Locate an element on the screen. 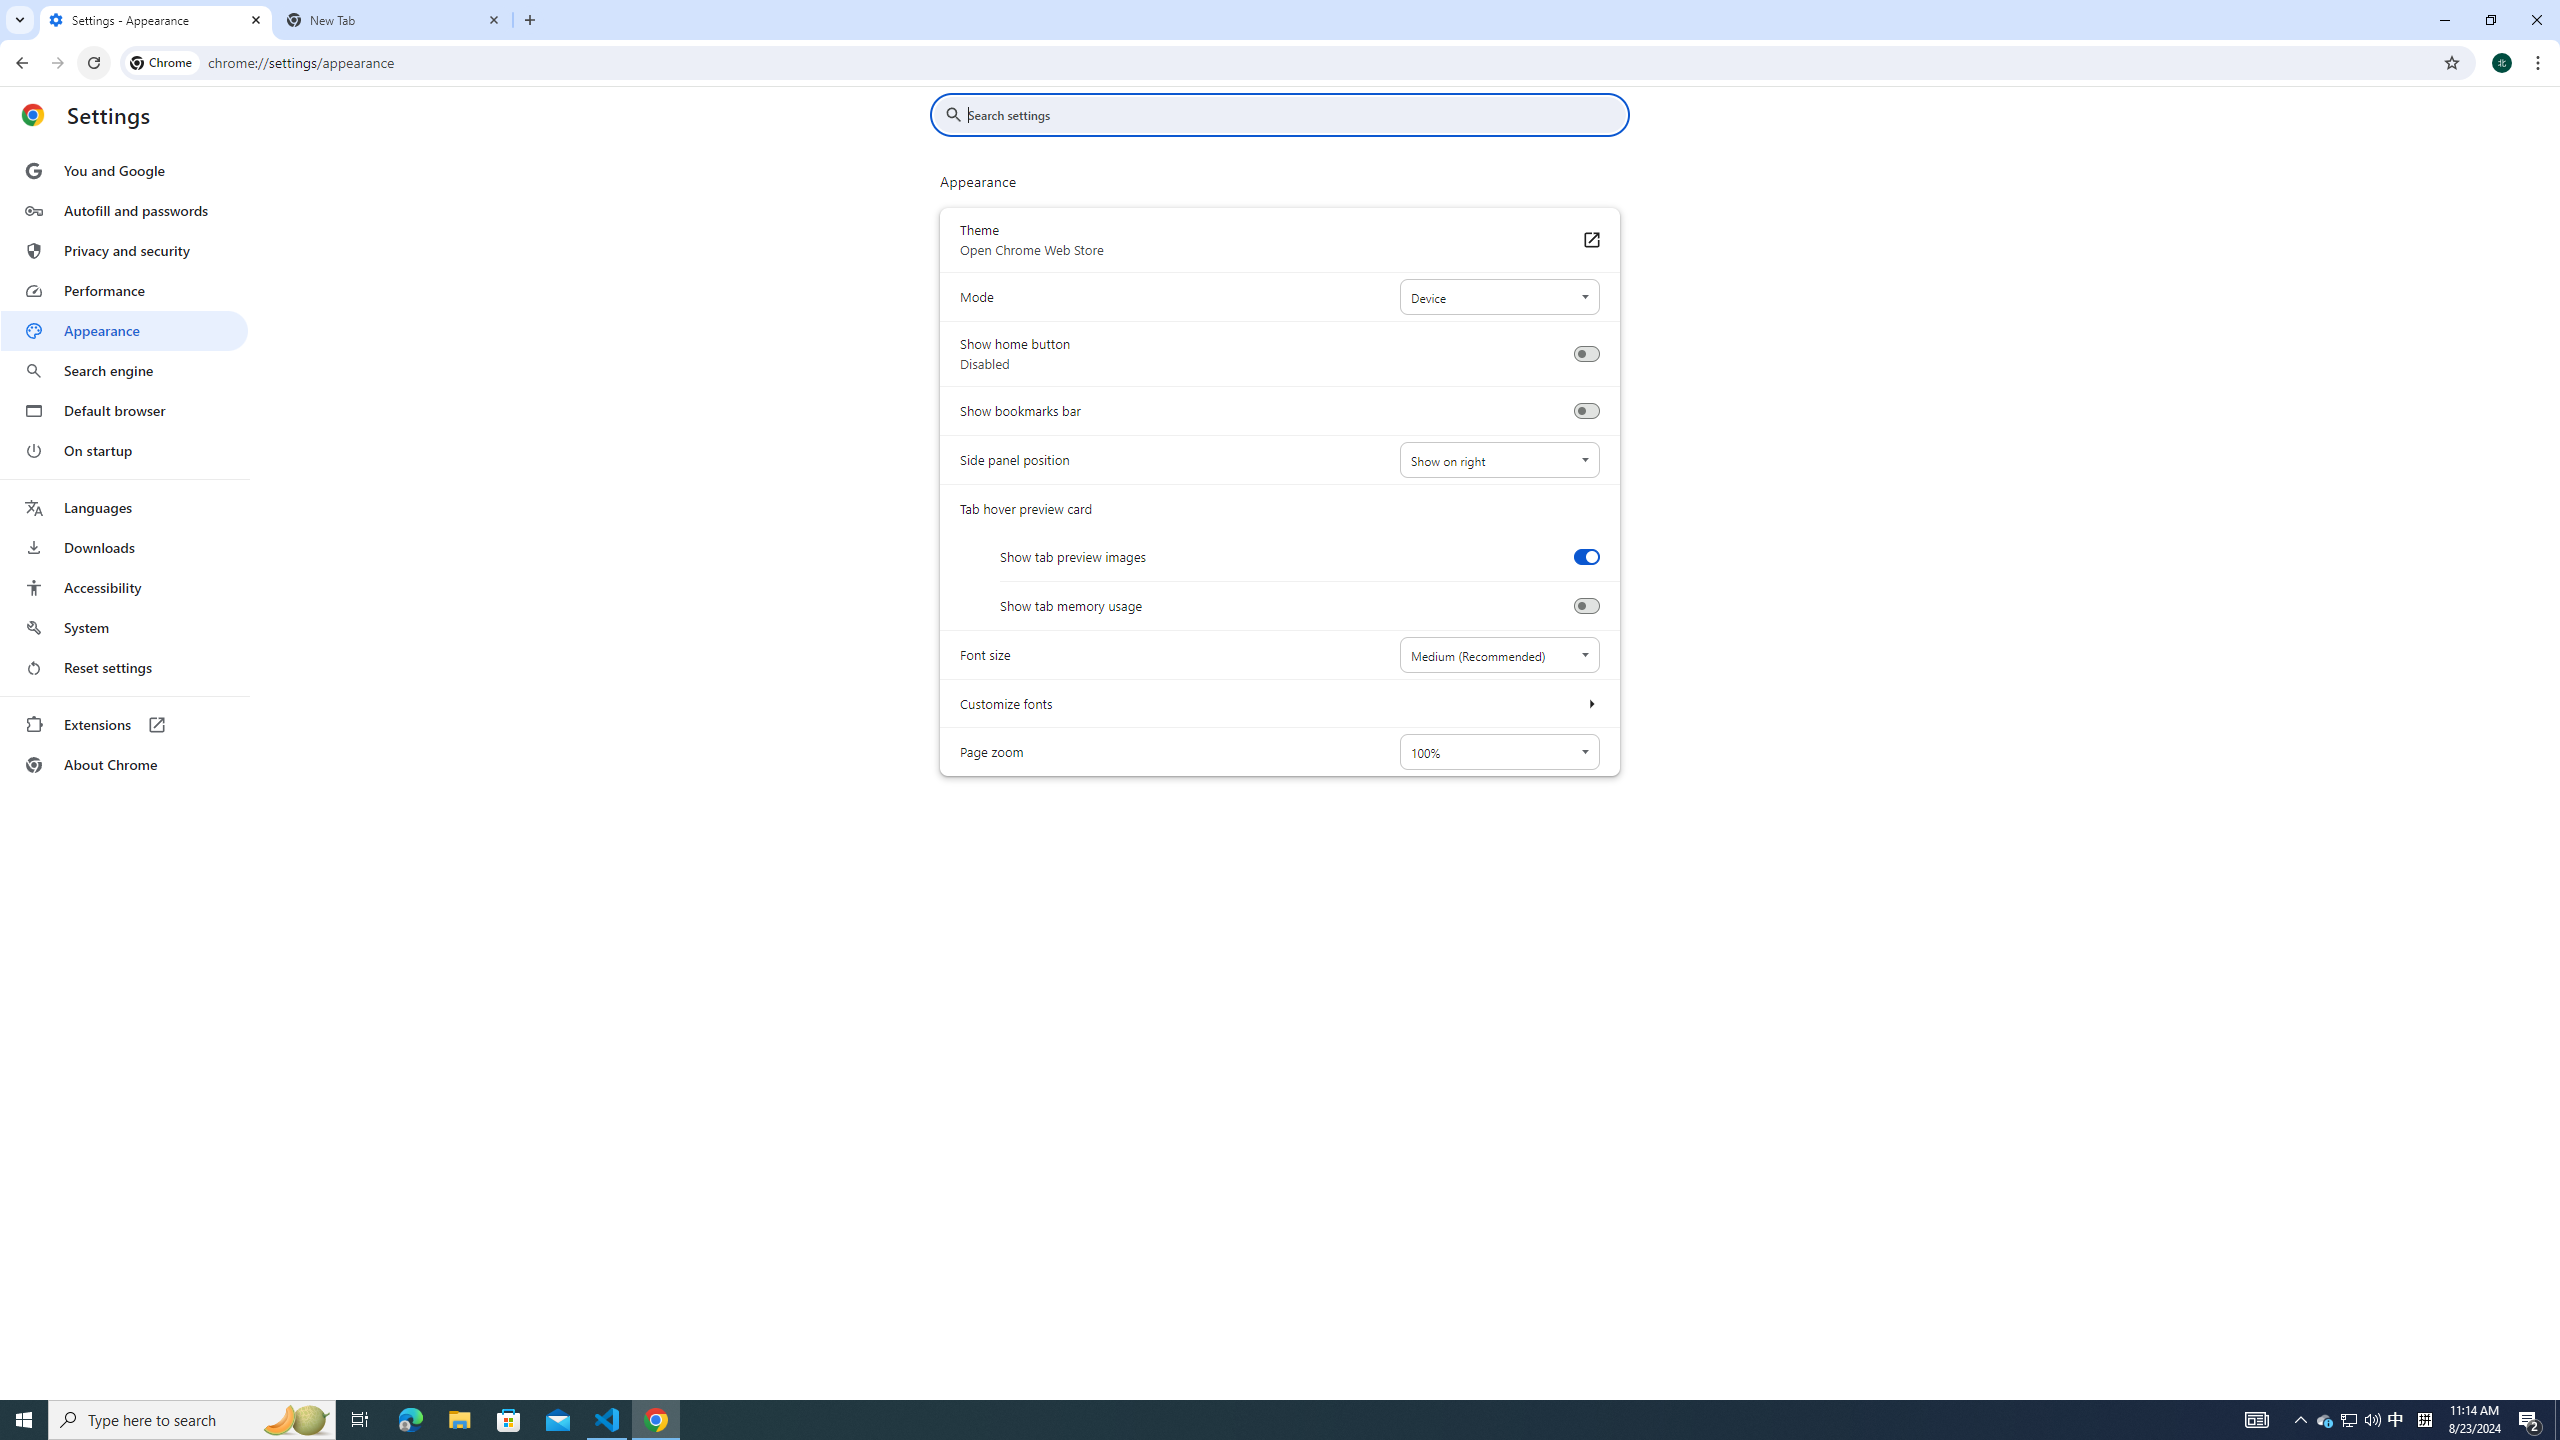 The width and height of the screenshot is (2560, 1440). 'About Chrome' is located at coordinates (123, 763).